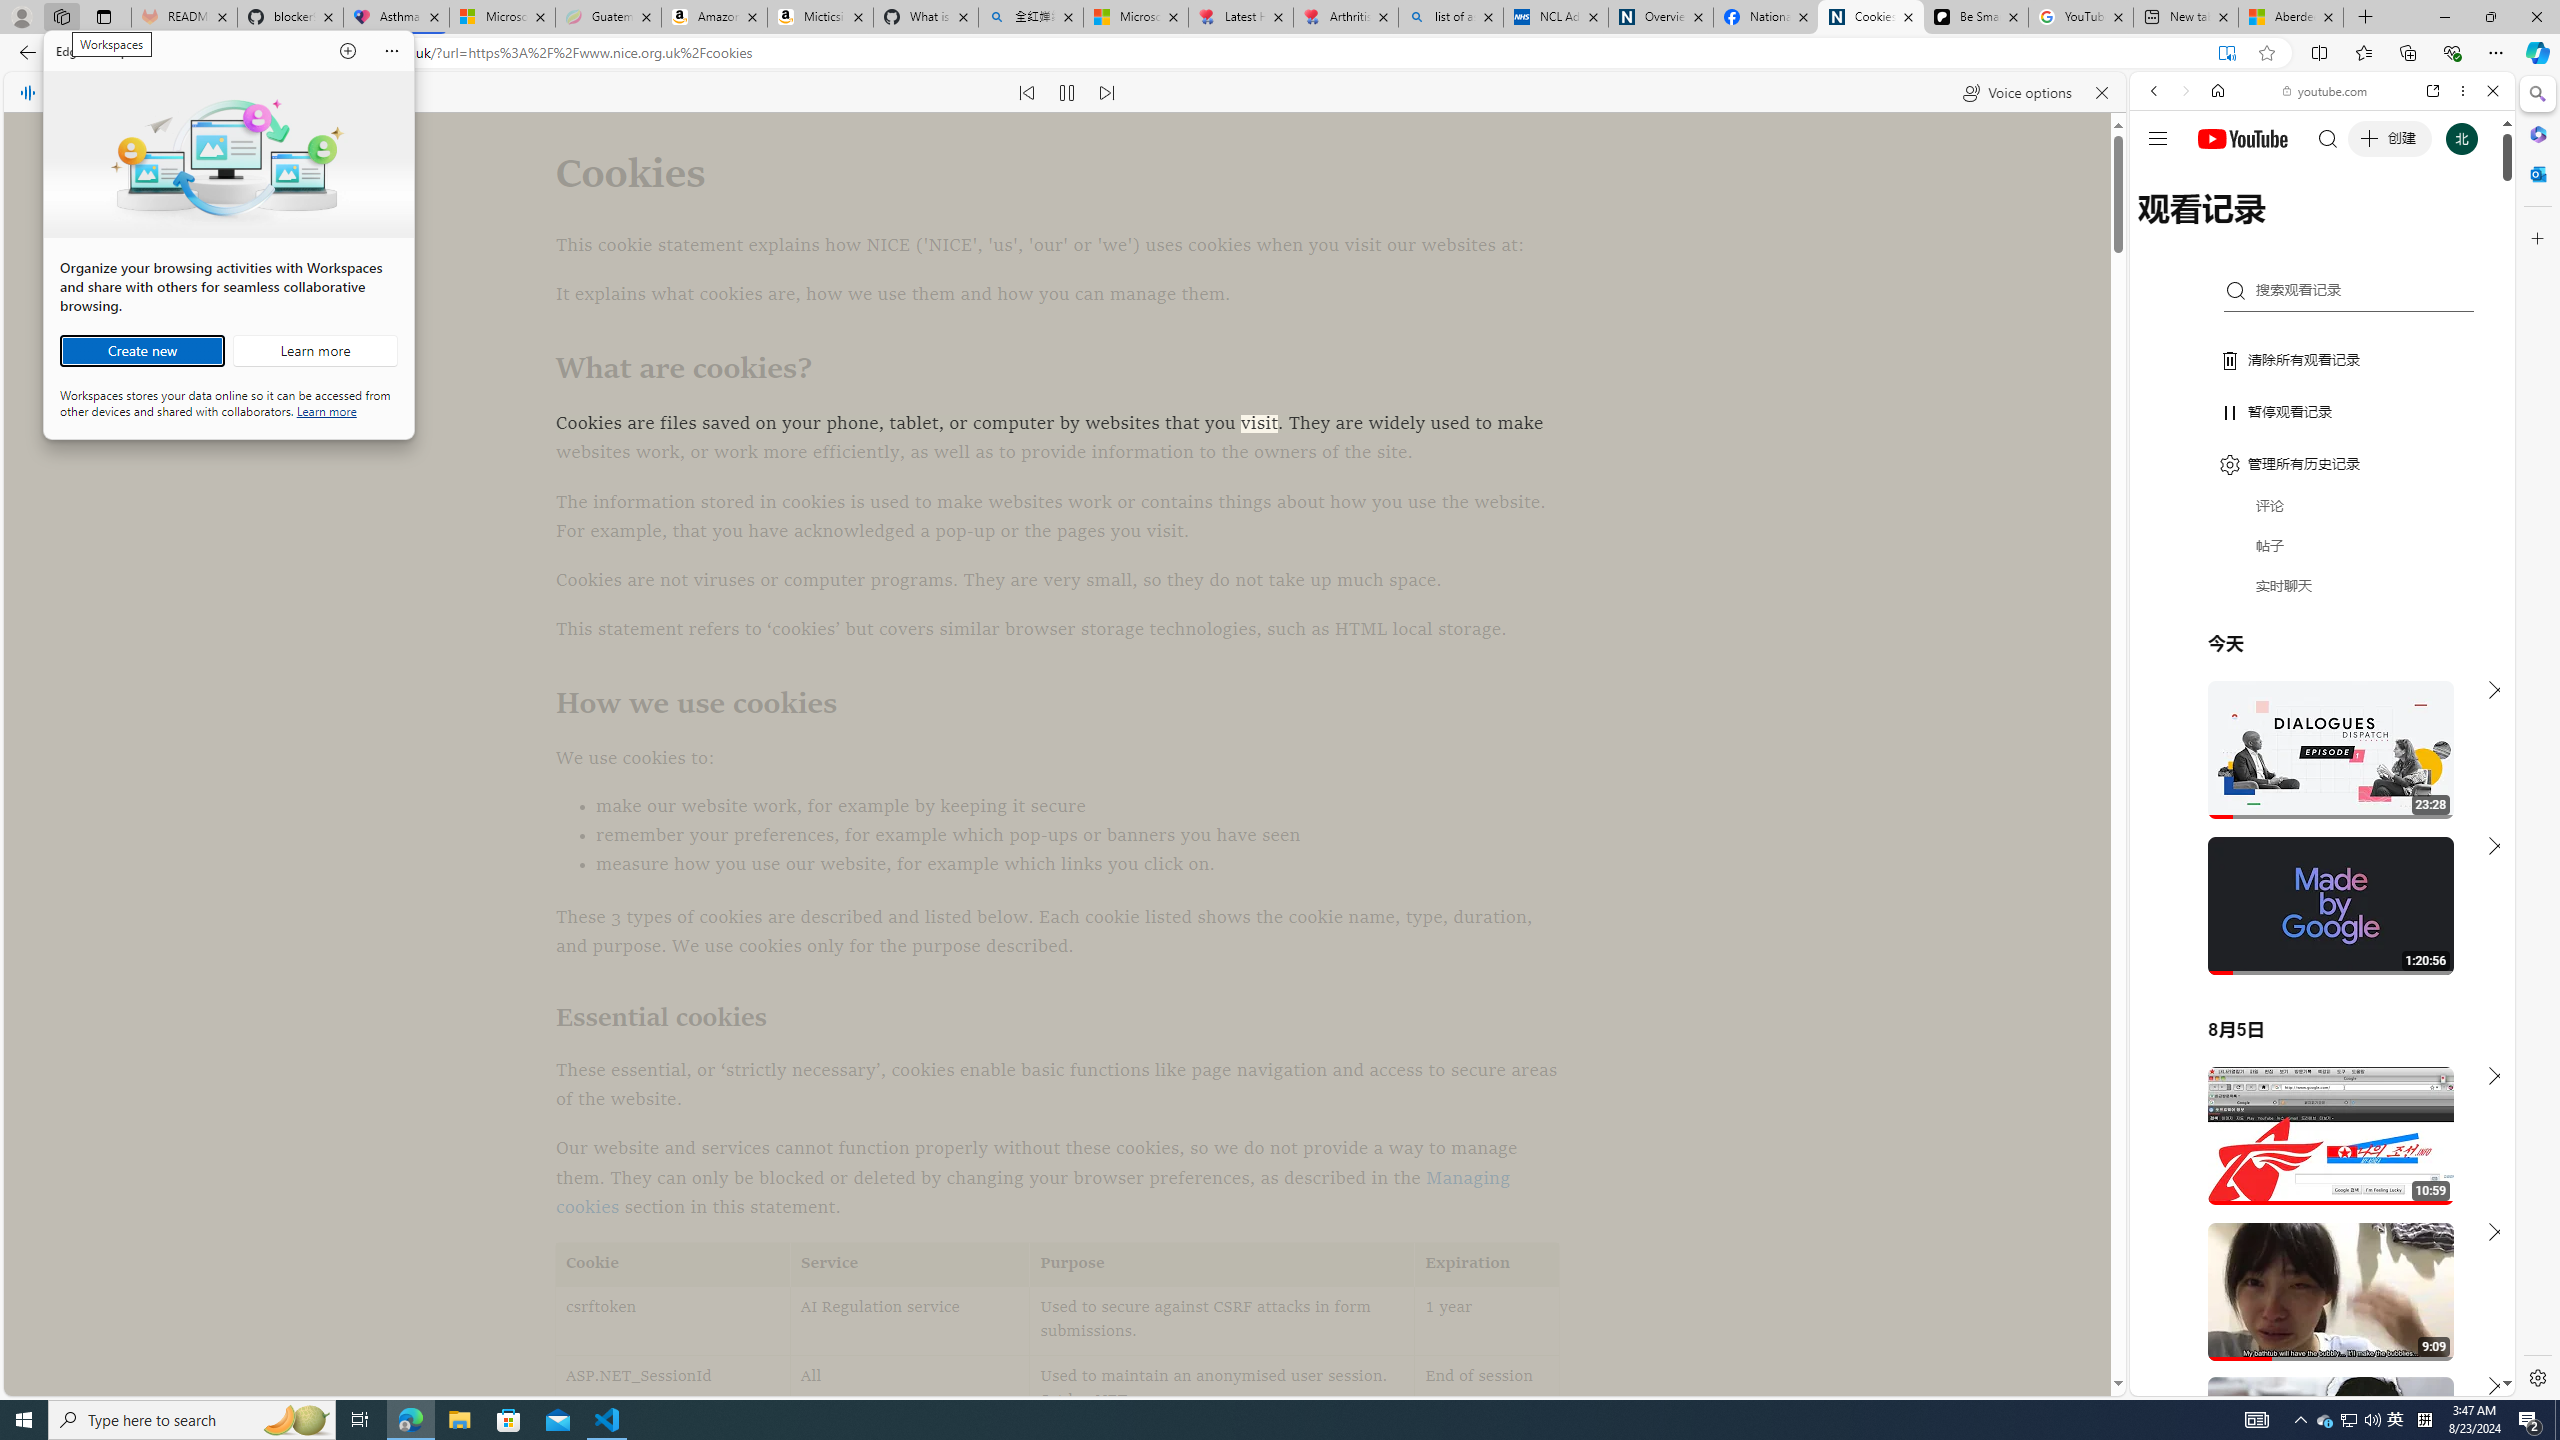  Describe the element at coordinates (2320, 445) in the screenshot. I see `'#you'` at that location.